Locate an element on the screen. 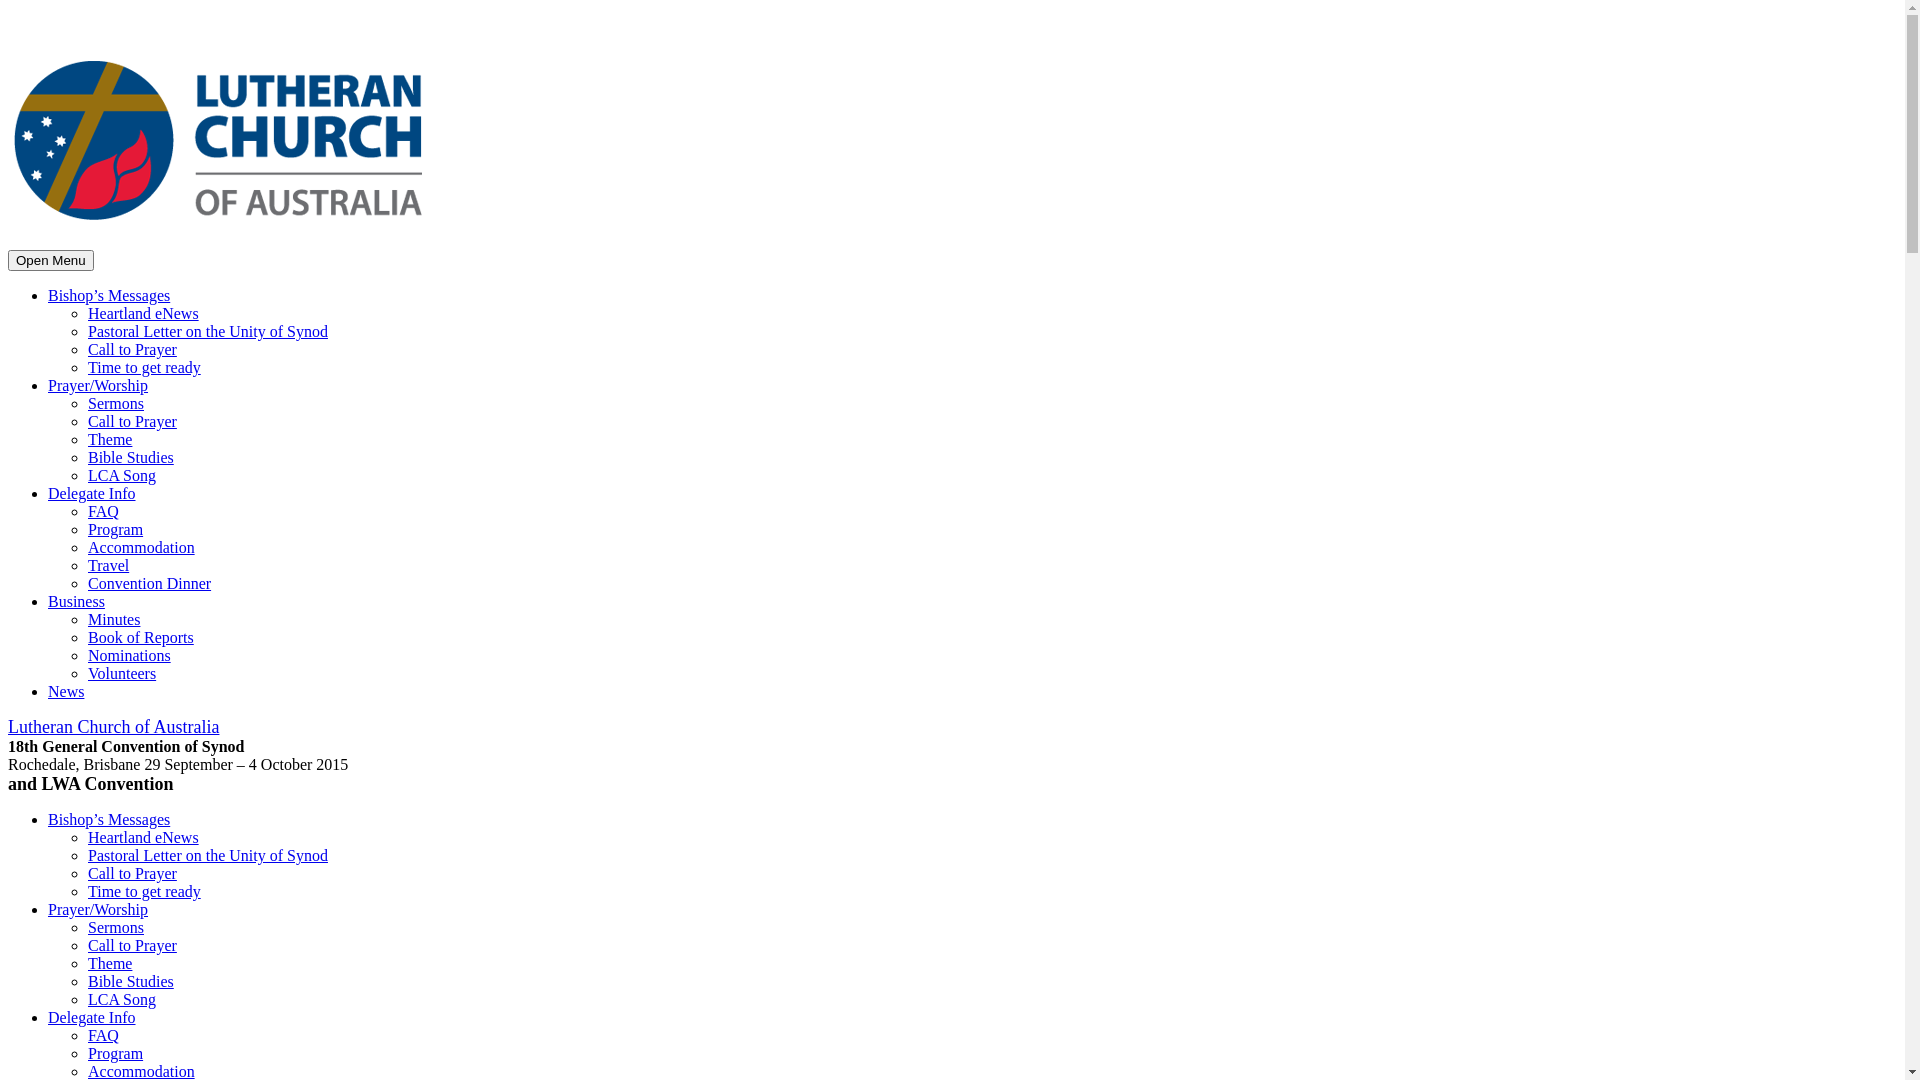 This screenshot has width=1920, height=1080. 'Delegate Info' is located at coordinates (90, 1017).